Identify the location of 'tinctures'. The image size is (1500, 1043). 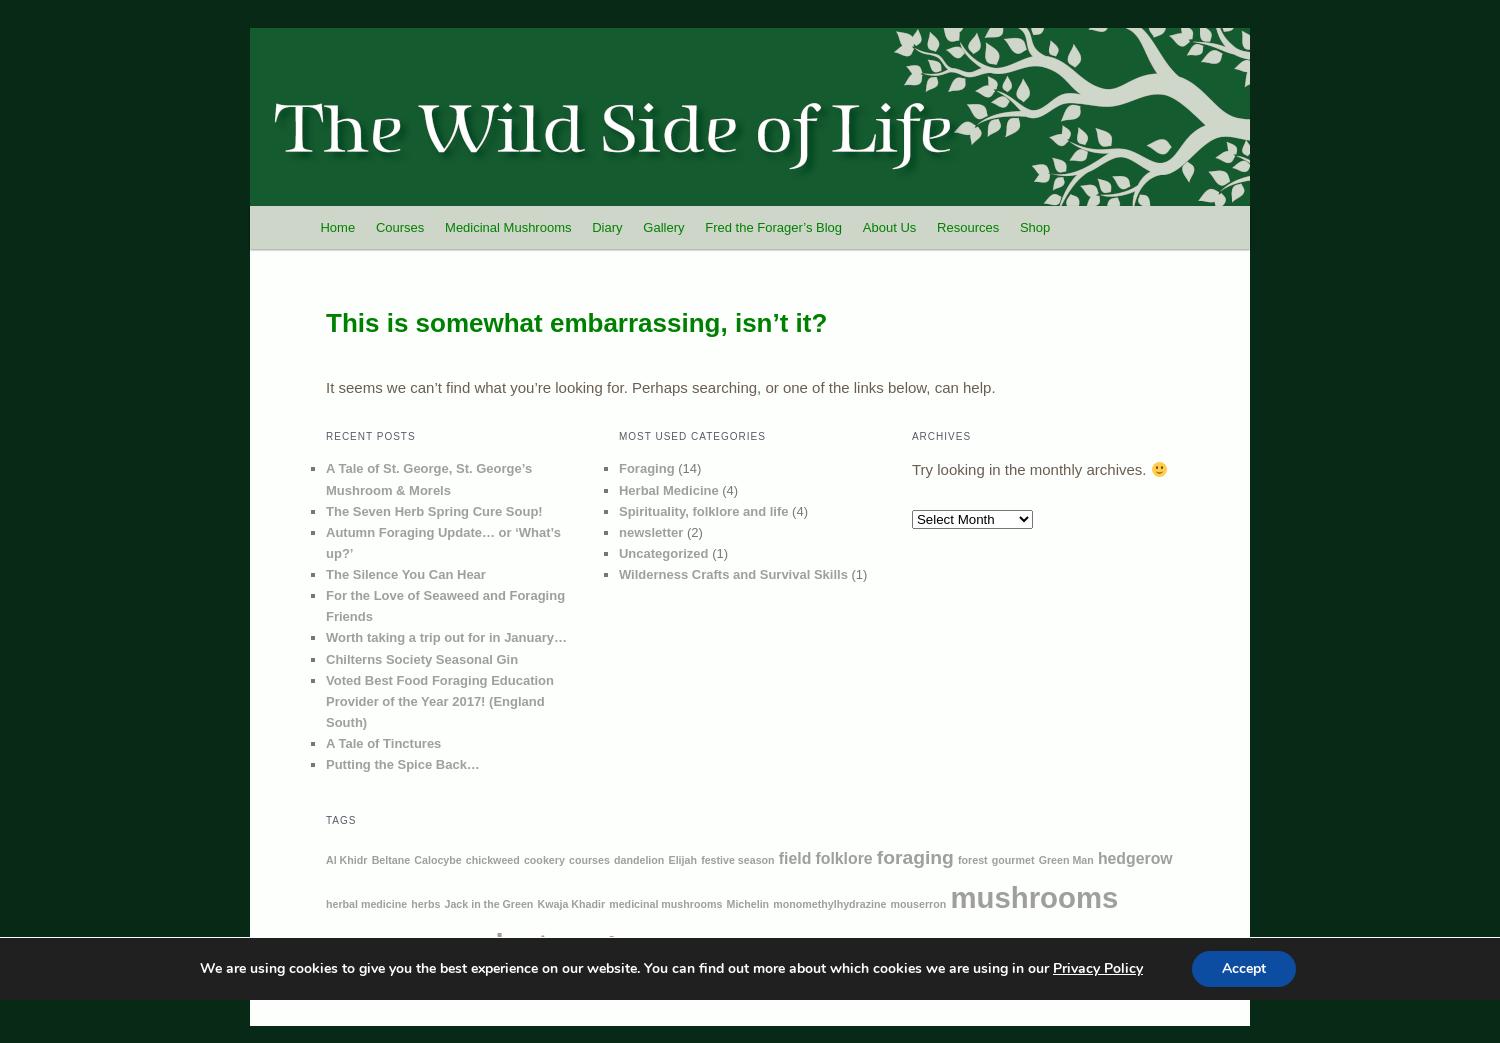
(1148, 950).